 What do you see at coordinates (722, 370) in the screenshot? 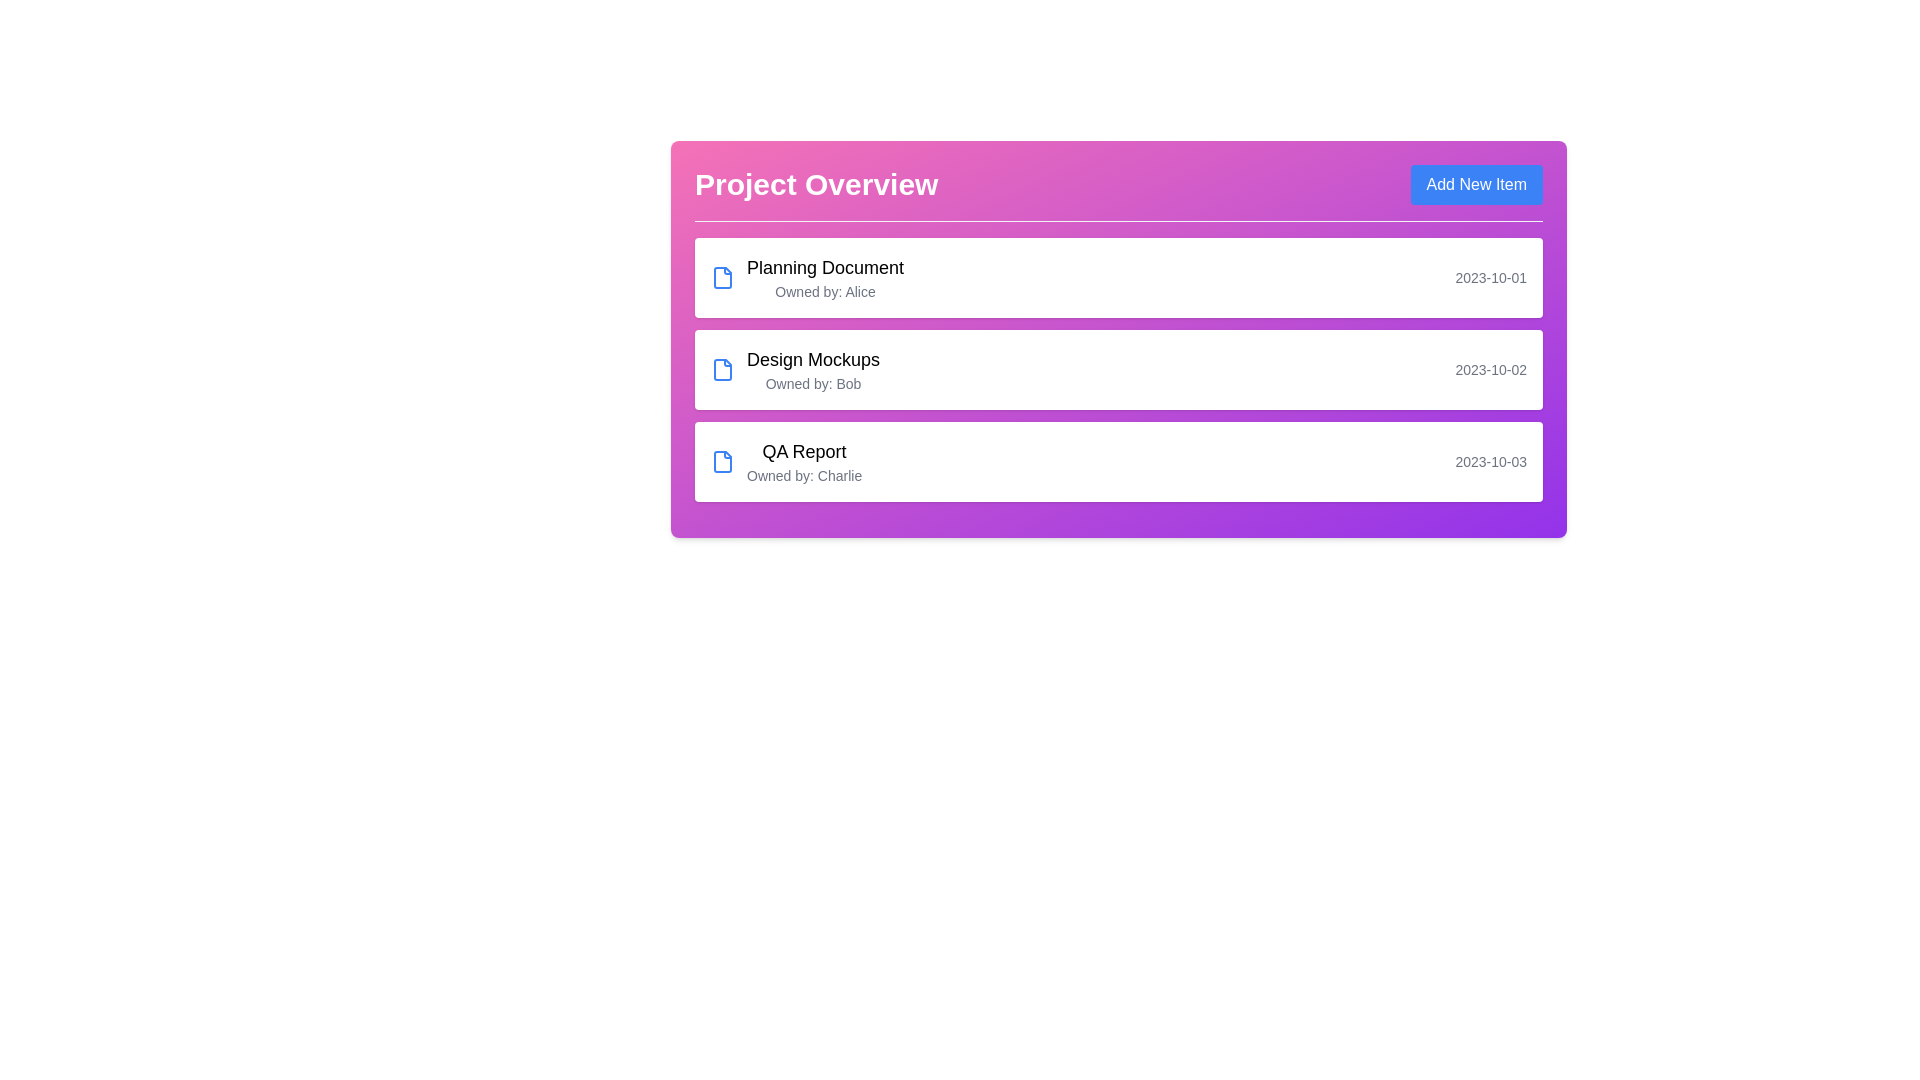
I see `the blue document icon with a folded corner located to the left of the text 'Design Mockups' in the 'Project Overview' card` at bounding box center [722, 370].